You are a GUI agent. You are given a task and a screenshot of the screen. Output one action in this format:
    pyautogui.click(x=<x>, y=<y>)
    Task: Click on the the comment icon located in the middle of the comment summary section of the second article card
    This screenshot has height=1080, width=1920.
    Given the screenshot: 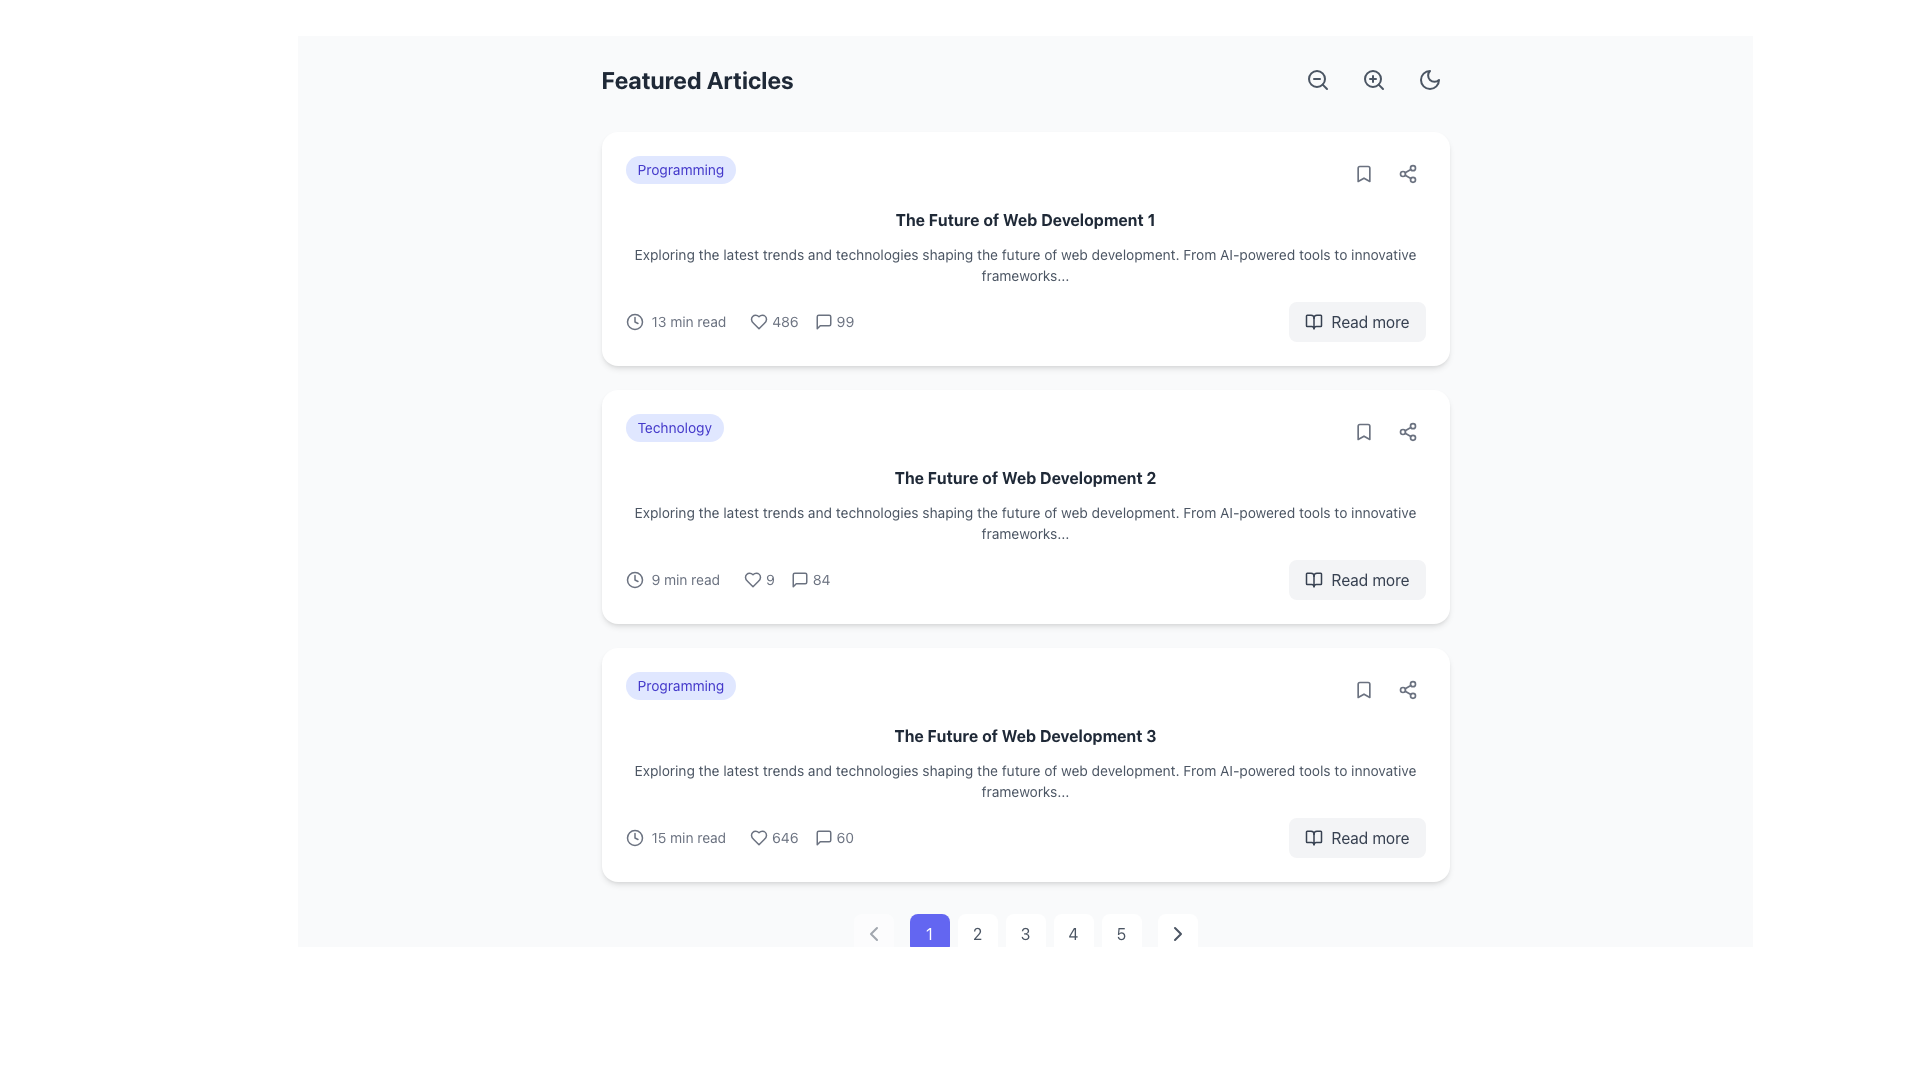 What is the action you would take?
    pyautogui.click(x=798, y=579)
    